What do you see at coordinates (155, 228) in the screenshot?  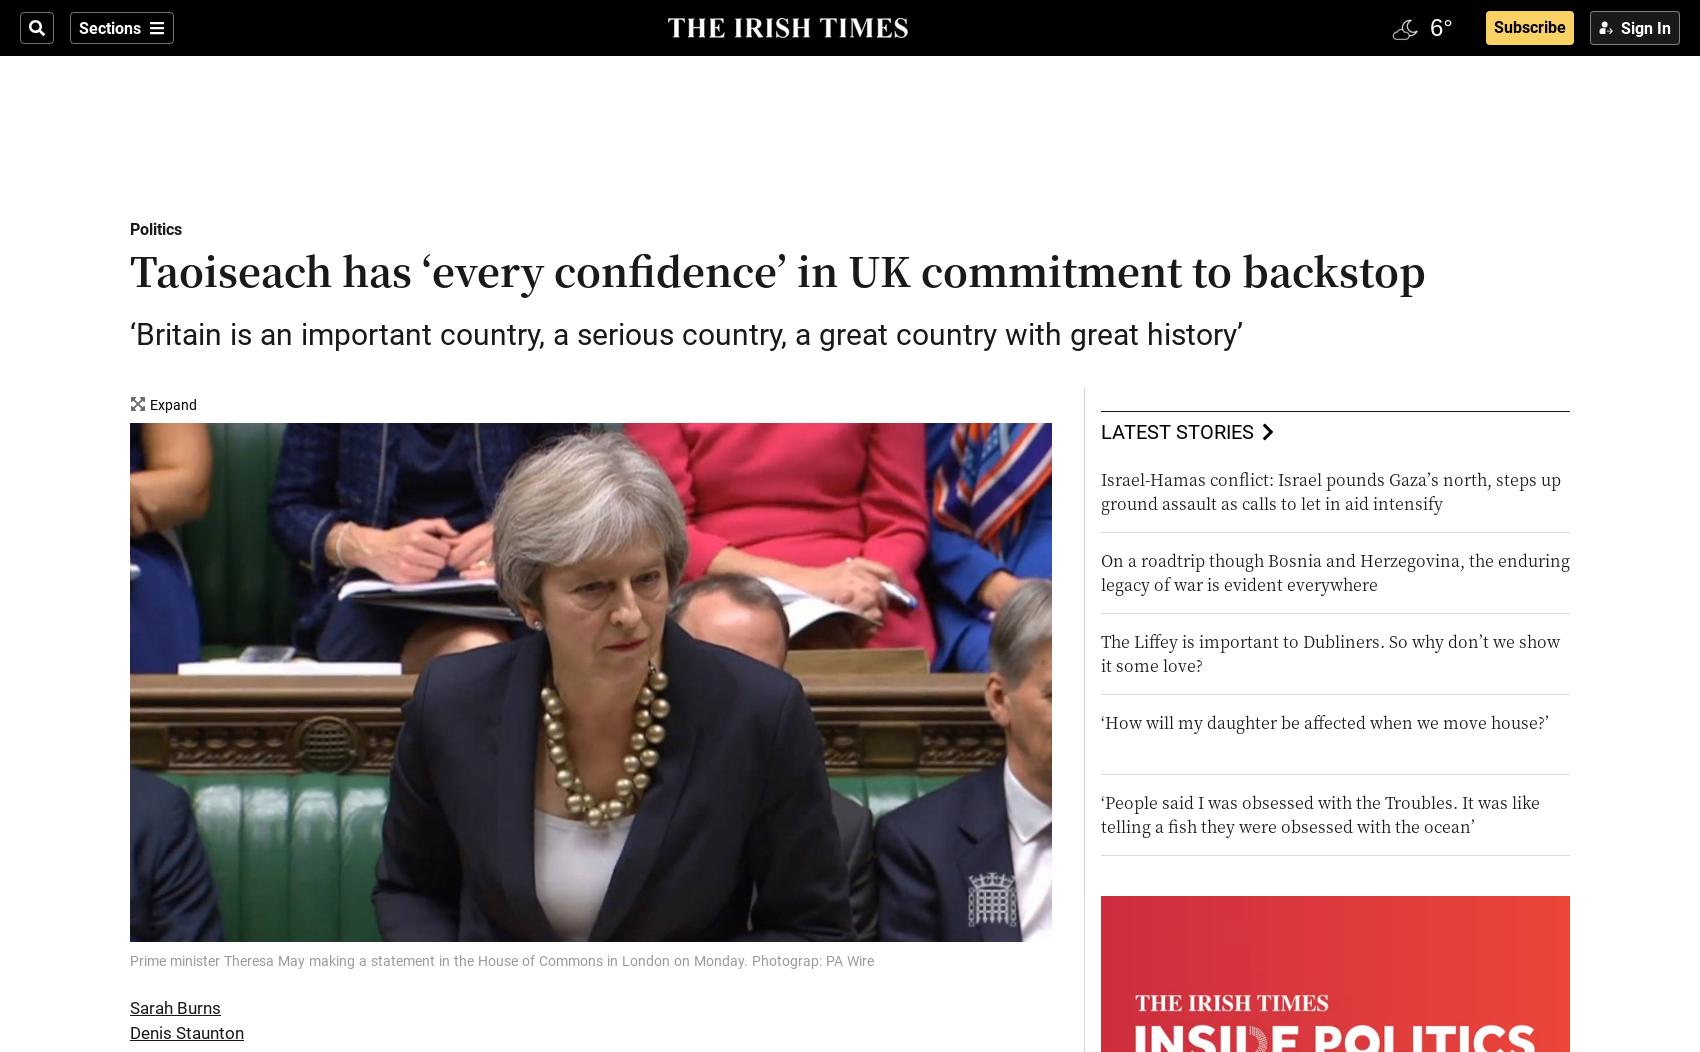 I see `'Politics'` at bounding box center [155, 228].